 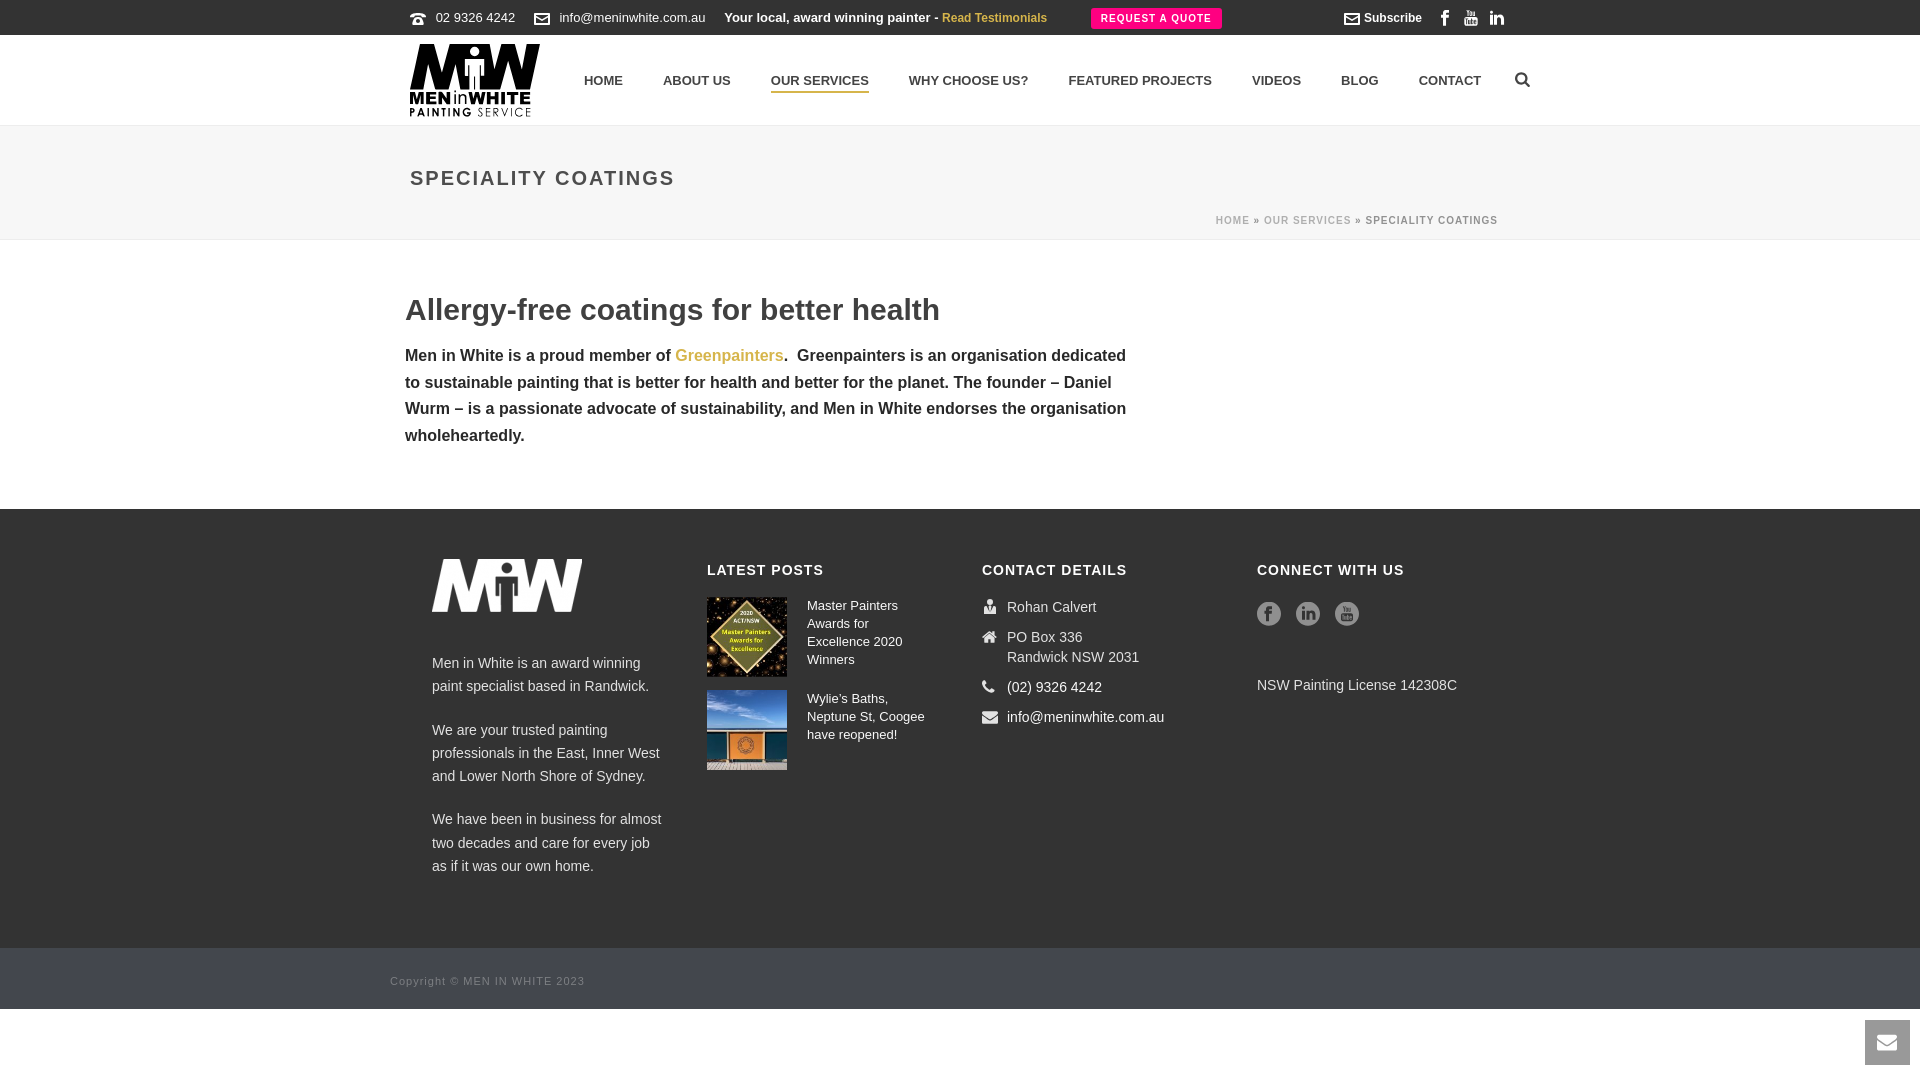 What do you see at coordinates (474, 17) in the screenshot?
I see `'02 9326 4242'` at bounding box center [474, 17].